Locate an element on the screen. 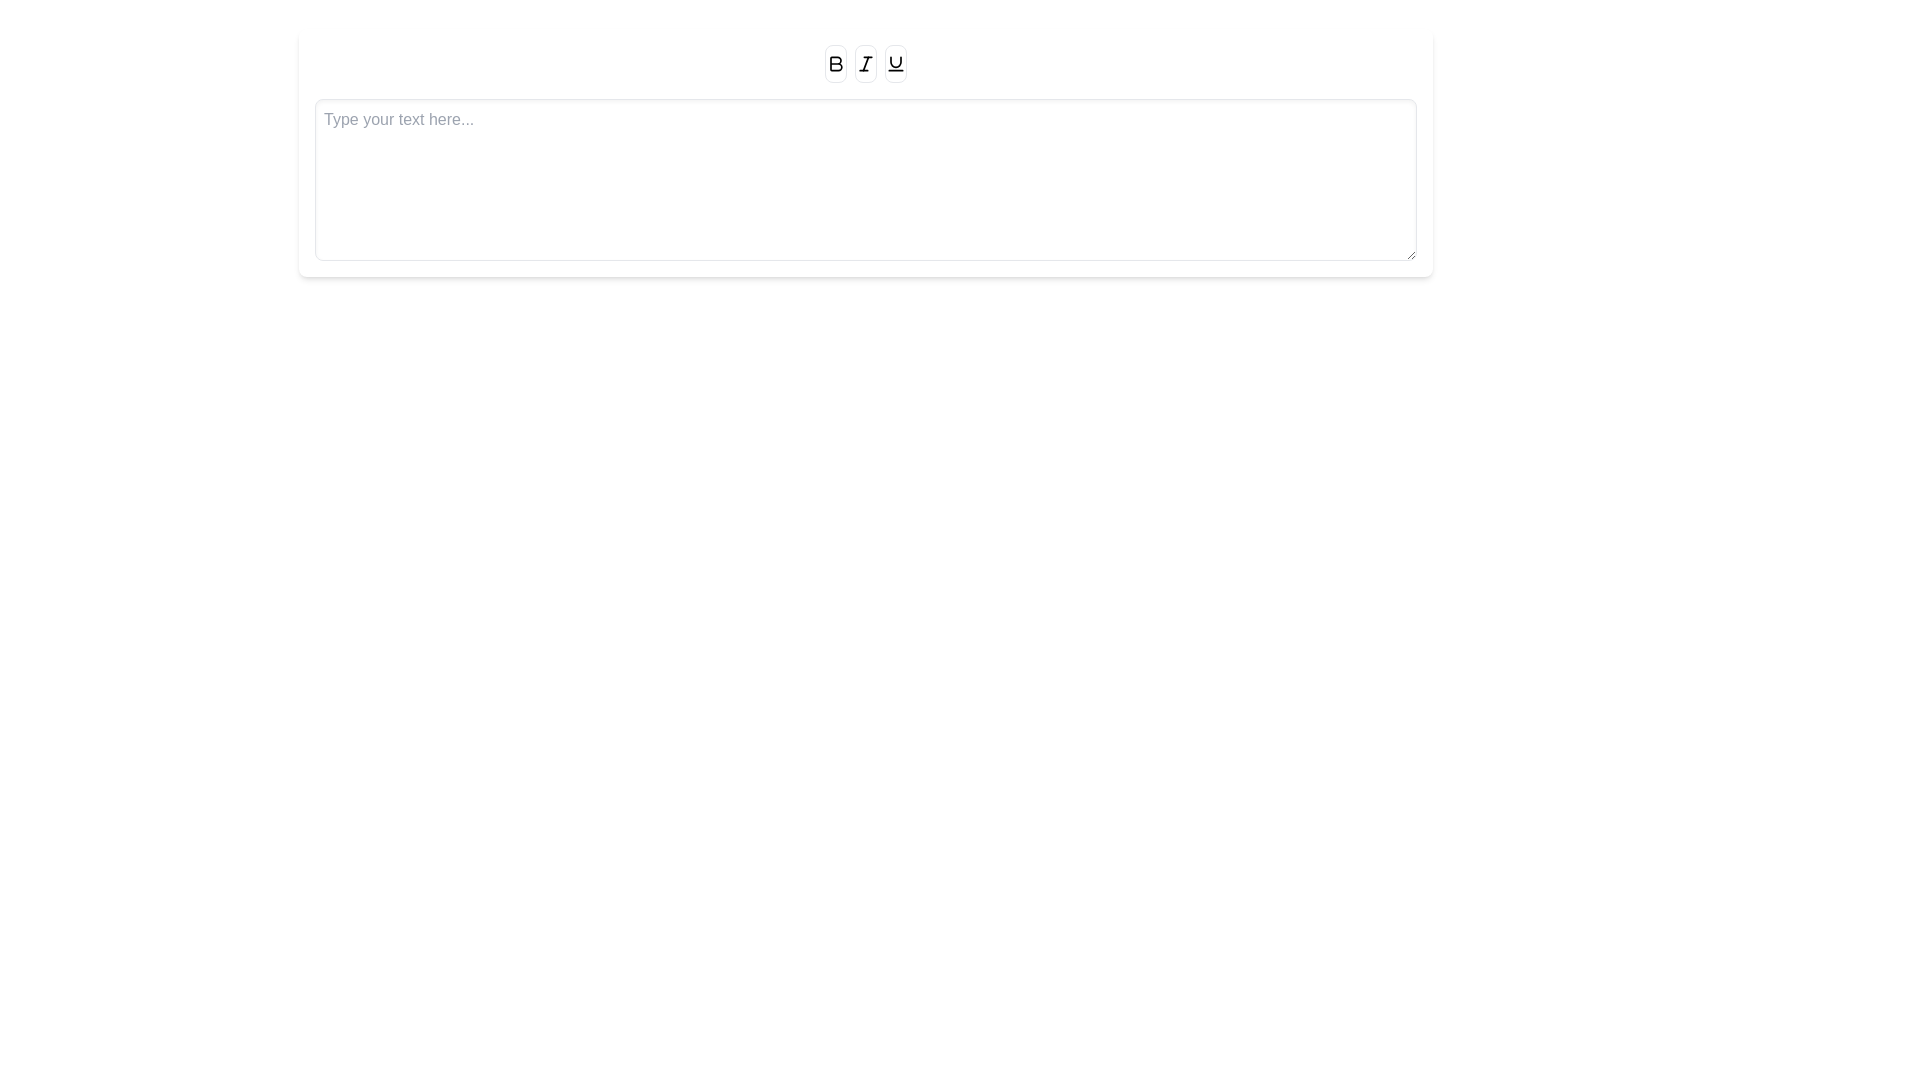 This screenshot has height=1080, width=1920. the button with an underlined 'U' icon, which is the third button in a horizontal sequence of buttons, to observe the tooltip or visual feedback is located at coordinates (895, 63).